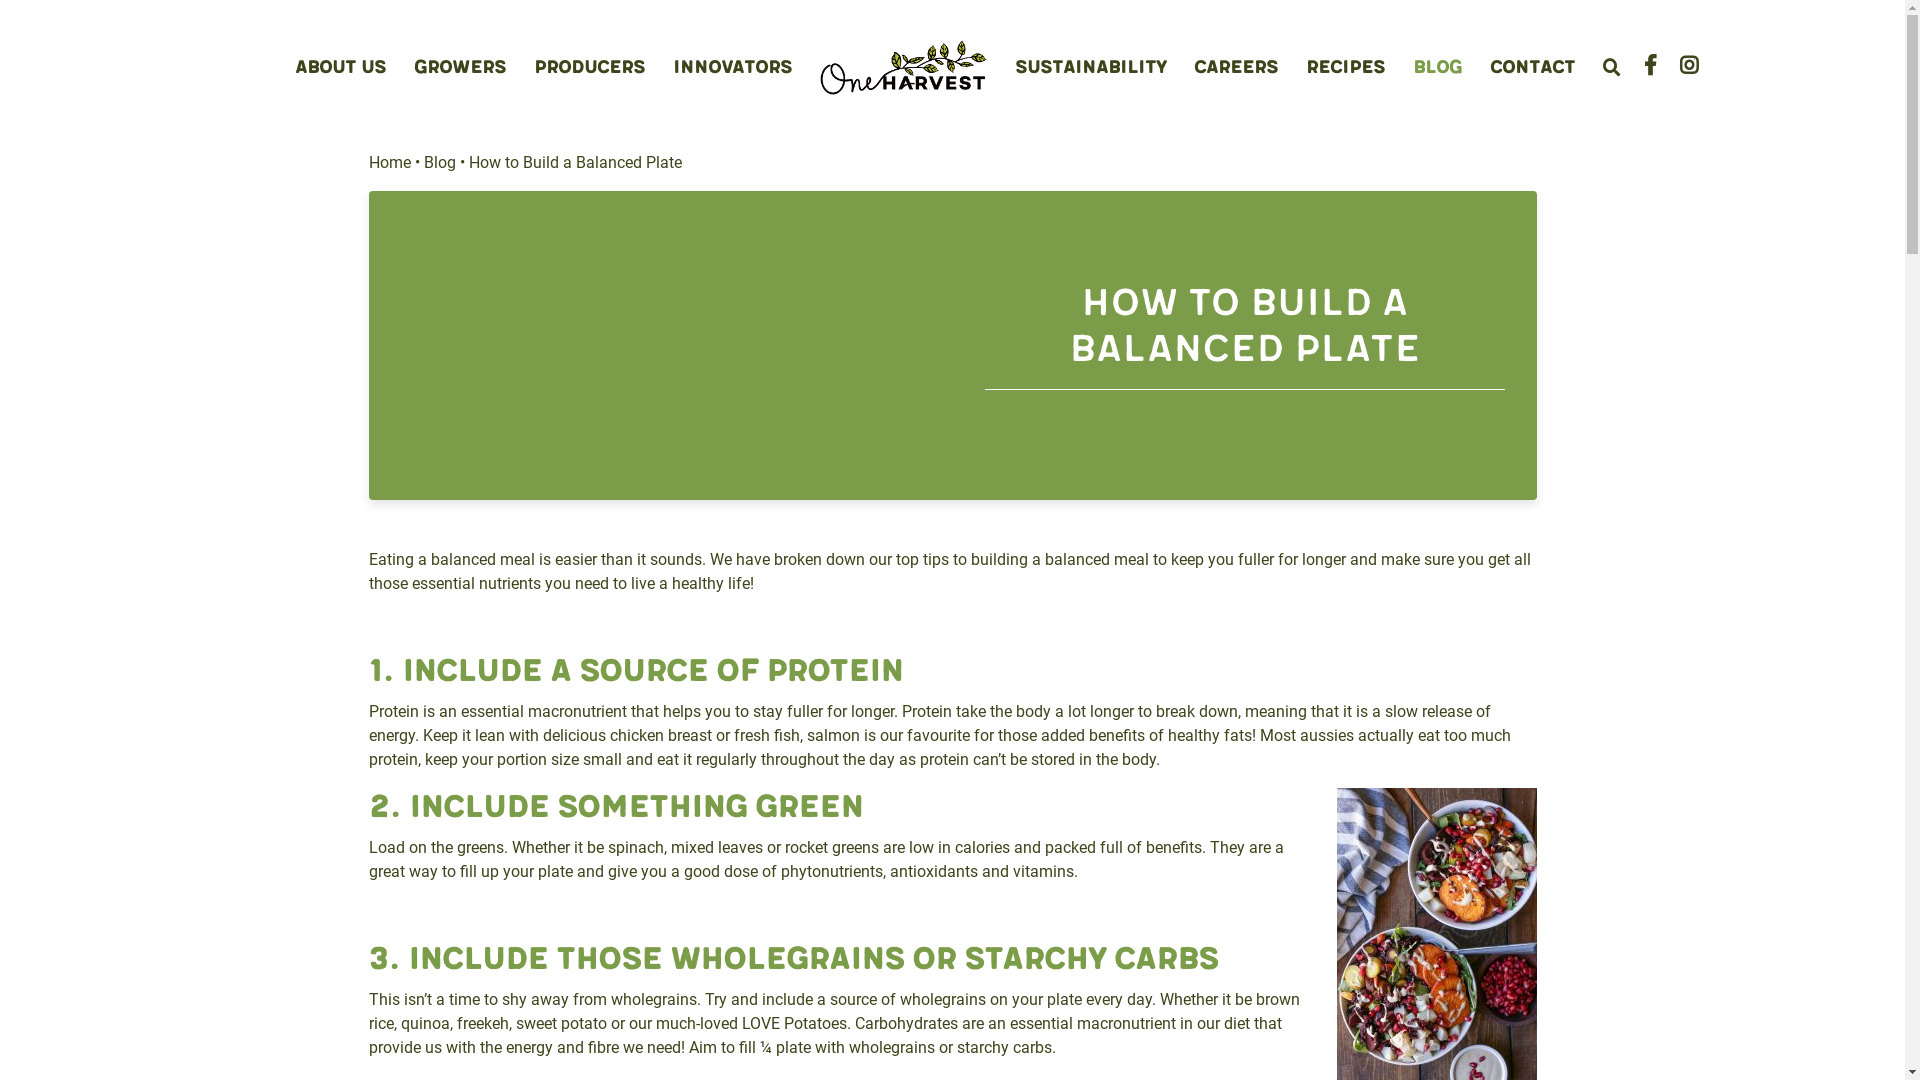  I want to click on 'Blog', so click(422, 161).